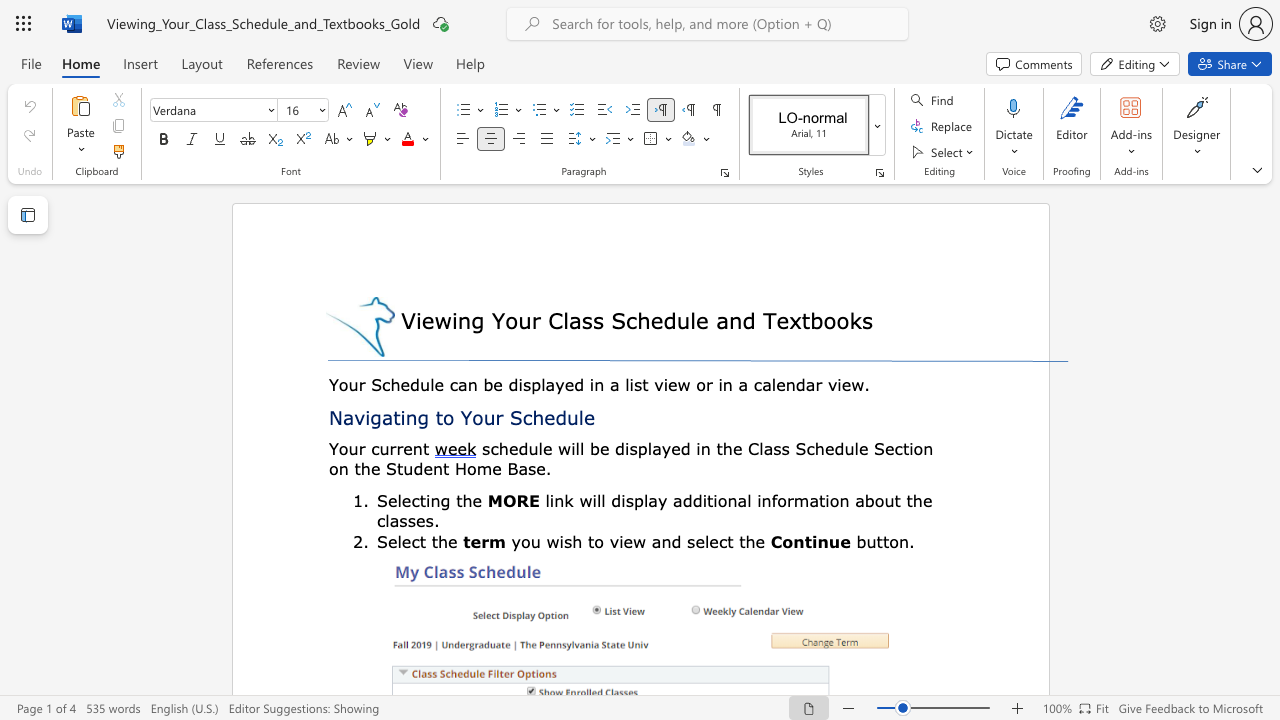 This screenshot has height=720, width=1280. What do you see at coordinates (622, 541) in the screenshot?
I see `the subset text "ew and sel" within the text "you wish to view and select the"` at bounding box center [622, 541].